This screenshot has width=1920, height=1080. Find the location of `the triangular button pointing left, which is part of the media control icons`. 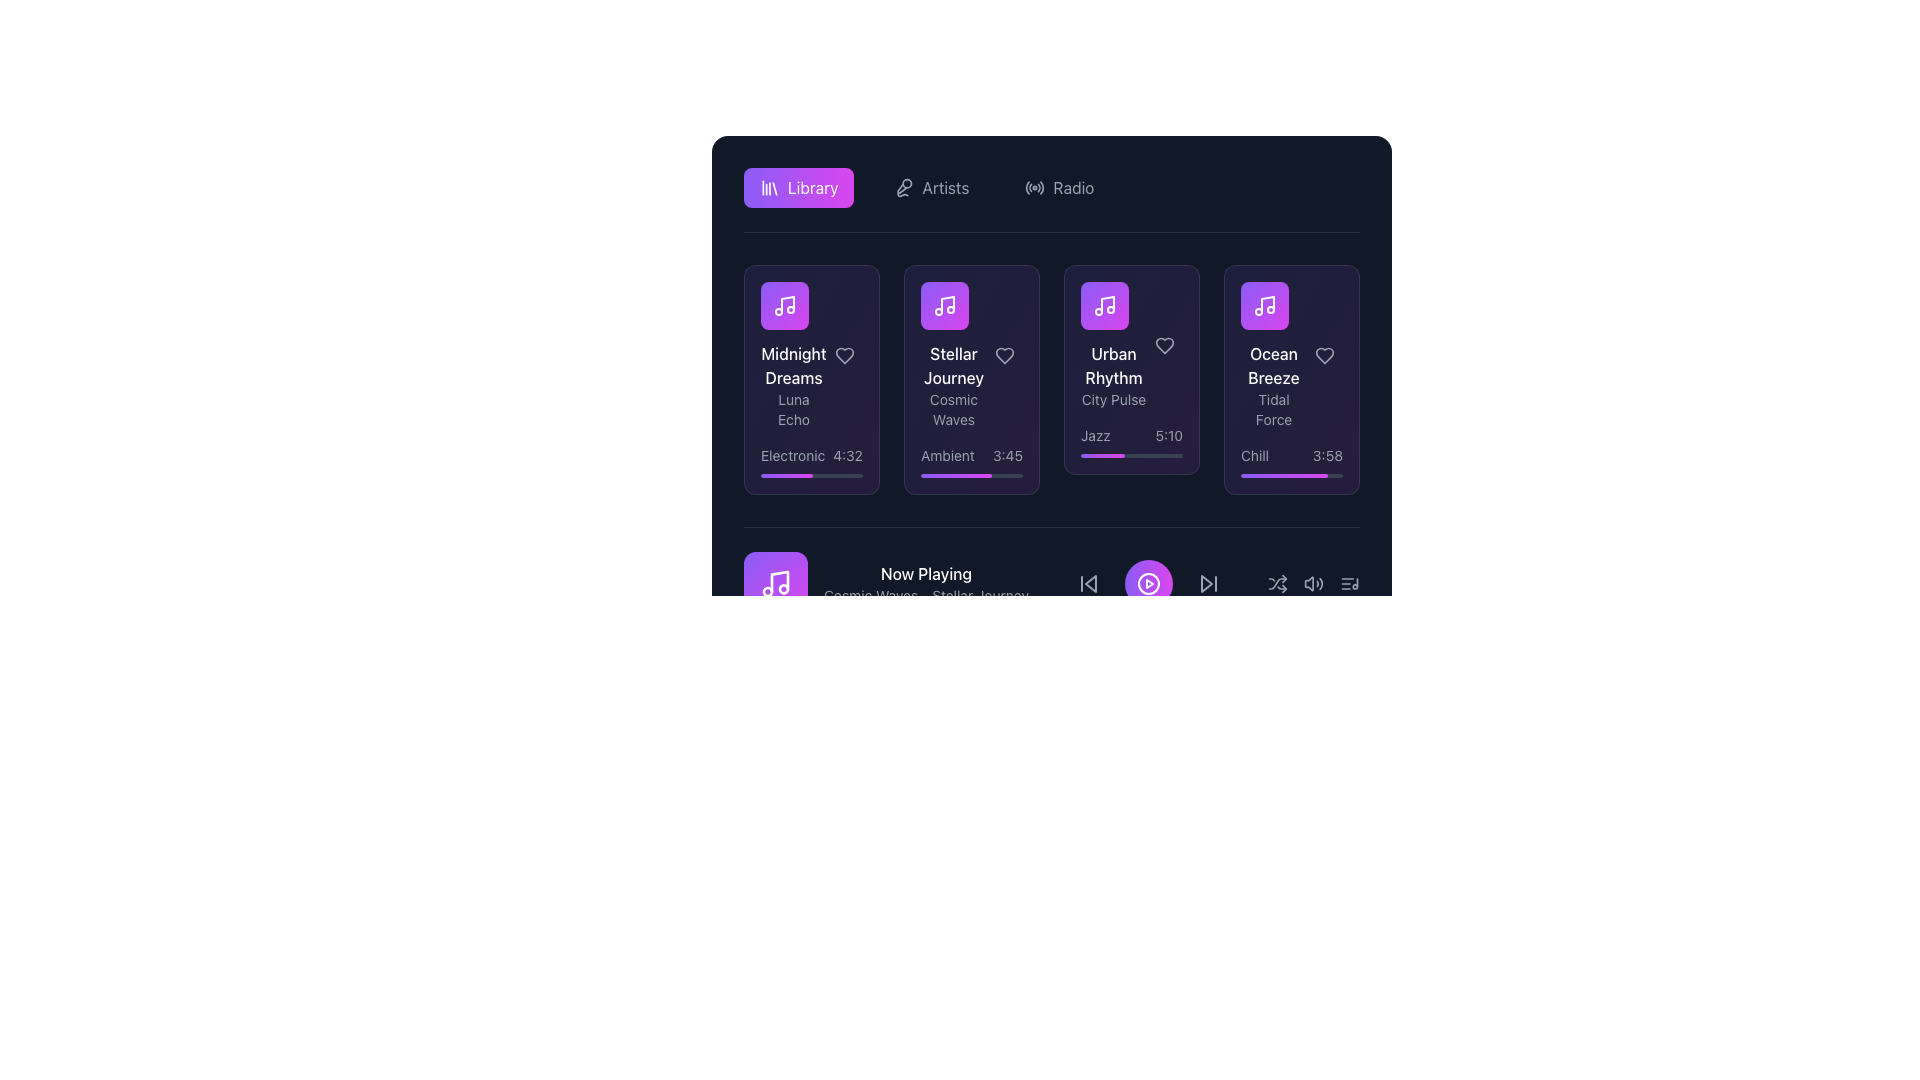

the triangular button pointing left, which is part of the media control icons is located at coordinates (1089, 583).